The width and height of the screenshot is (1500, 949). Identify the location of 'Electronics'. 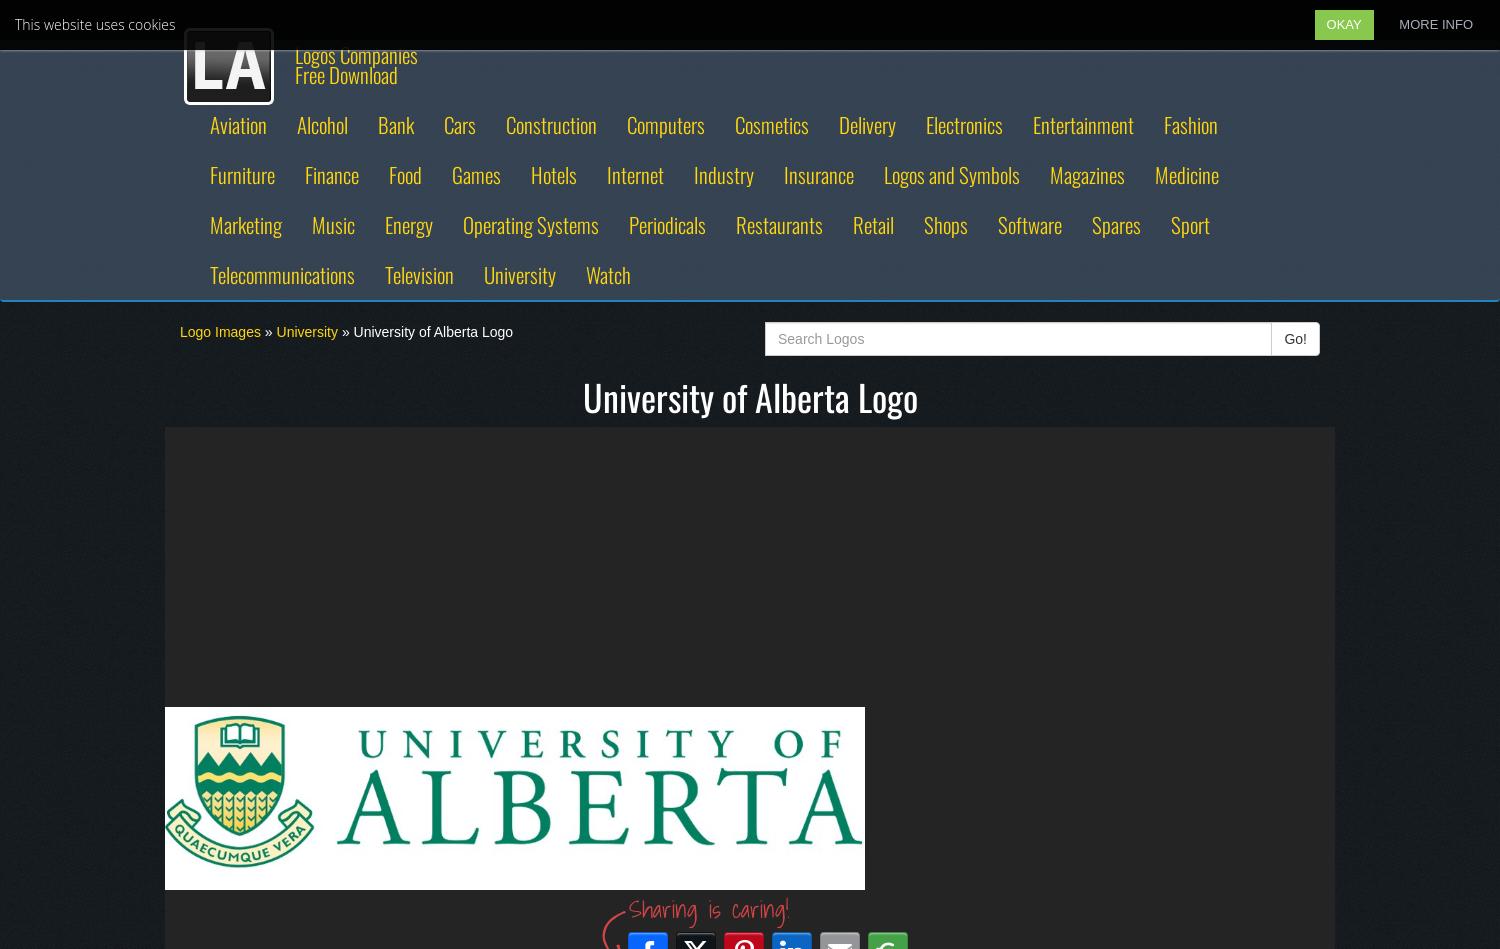
(963, 124).